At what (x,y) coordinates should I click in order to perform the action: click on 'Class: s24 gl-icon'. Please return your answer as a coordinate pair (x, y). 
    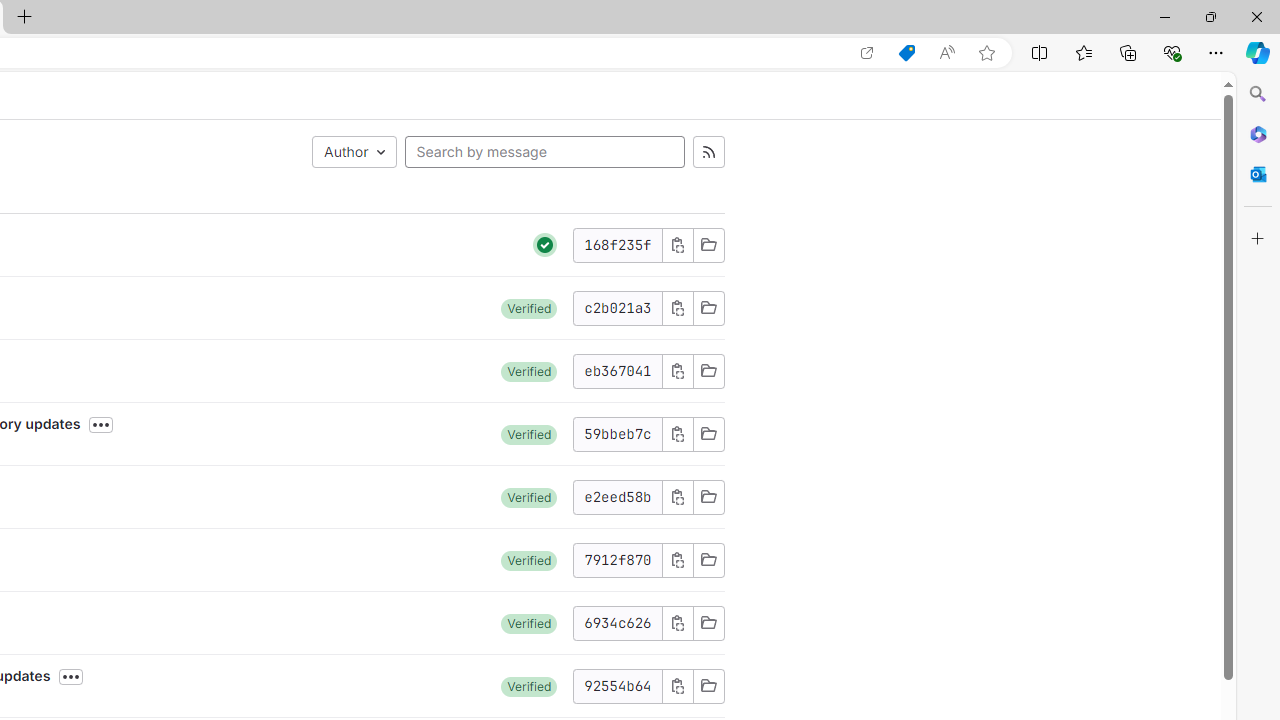
    Looking at the image, I should click on (545, 243).